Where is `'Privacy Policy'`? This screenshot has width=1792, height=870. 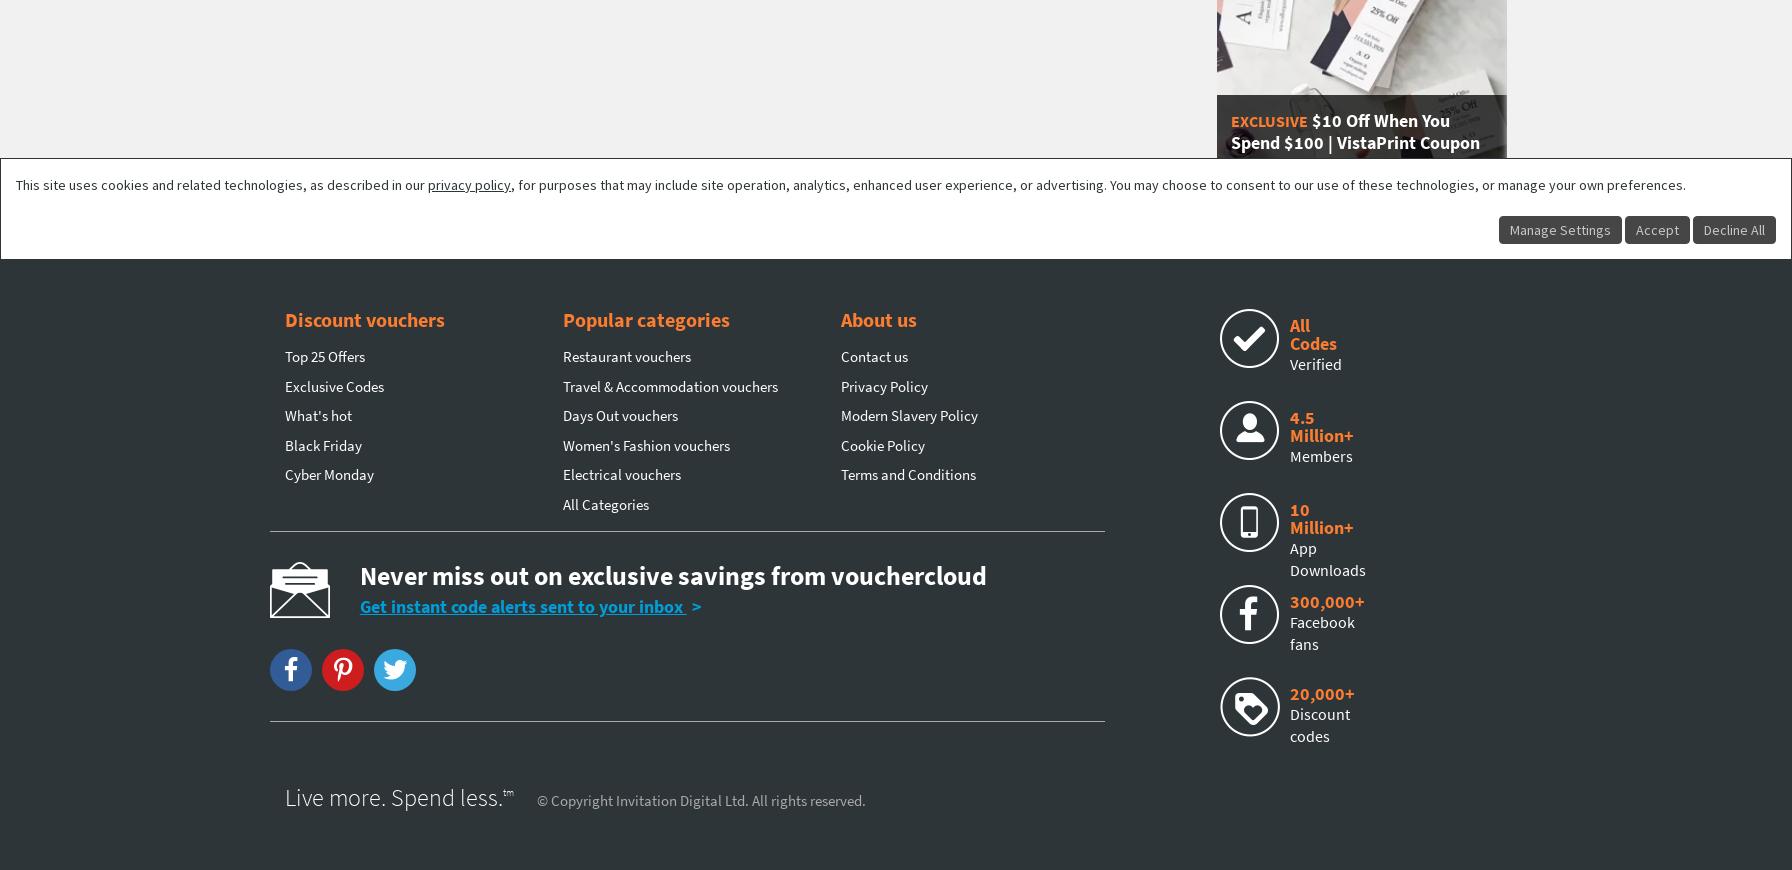 'Privacy Policy' is located at coordinates (884, 385).